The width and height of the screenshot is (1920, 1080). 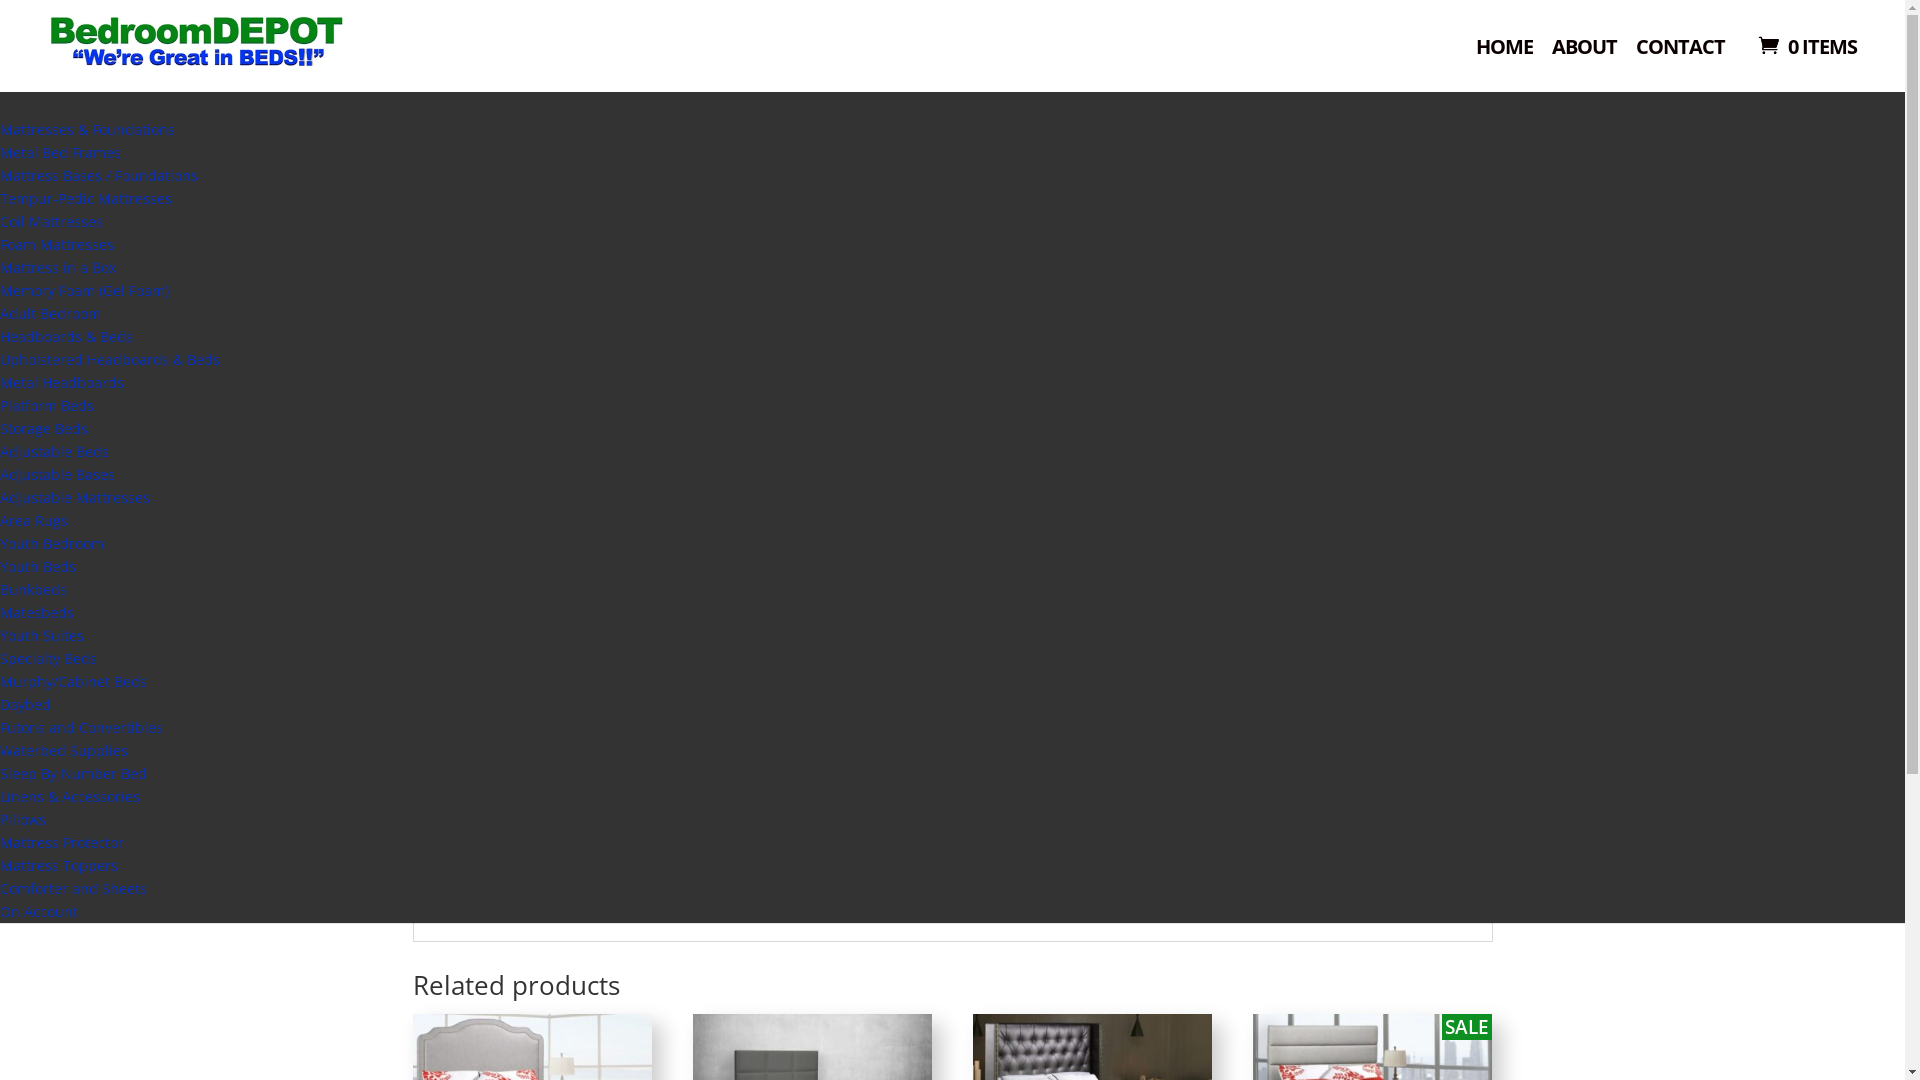 What do you see at coordinates (1805, 45) in the screenshot?
I see `'0 ITEMS'` at bounding box center [1805, 45].